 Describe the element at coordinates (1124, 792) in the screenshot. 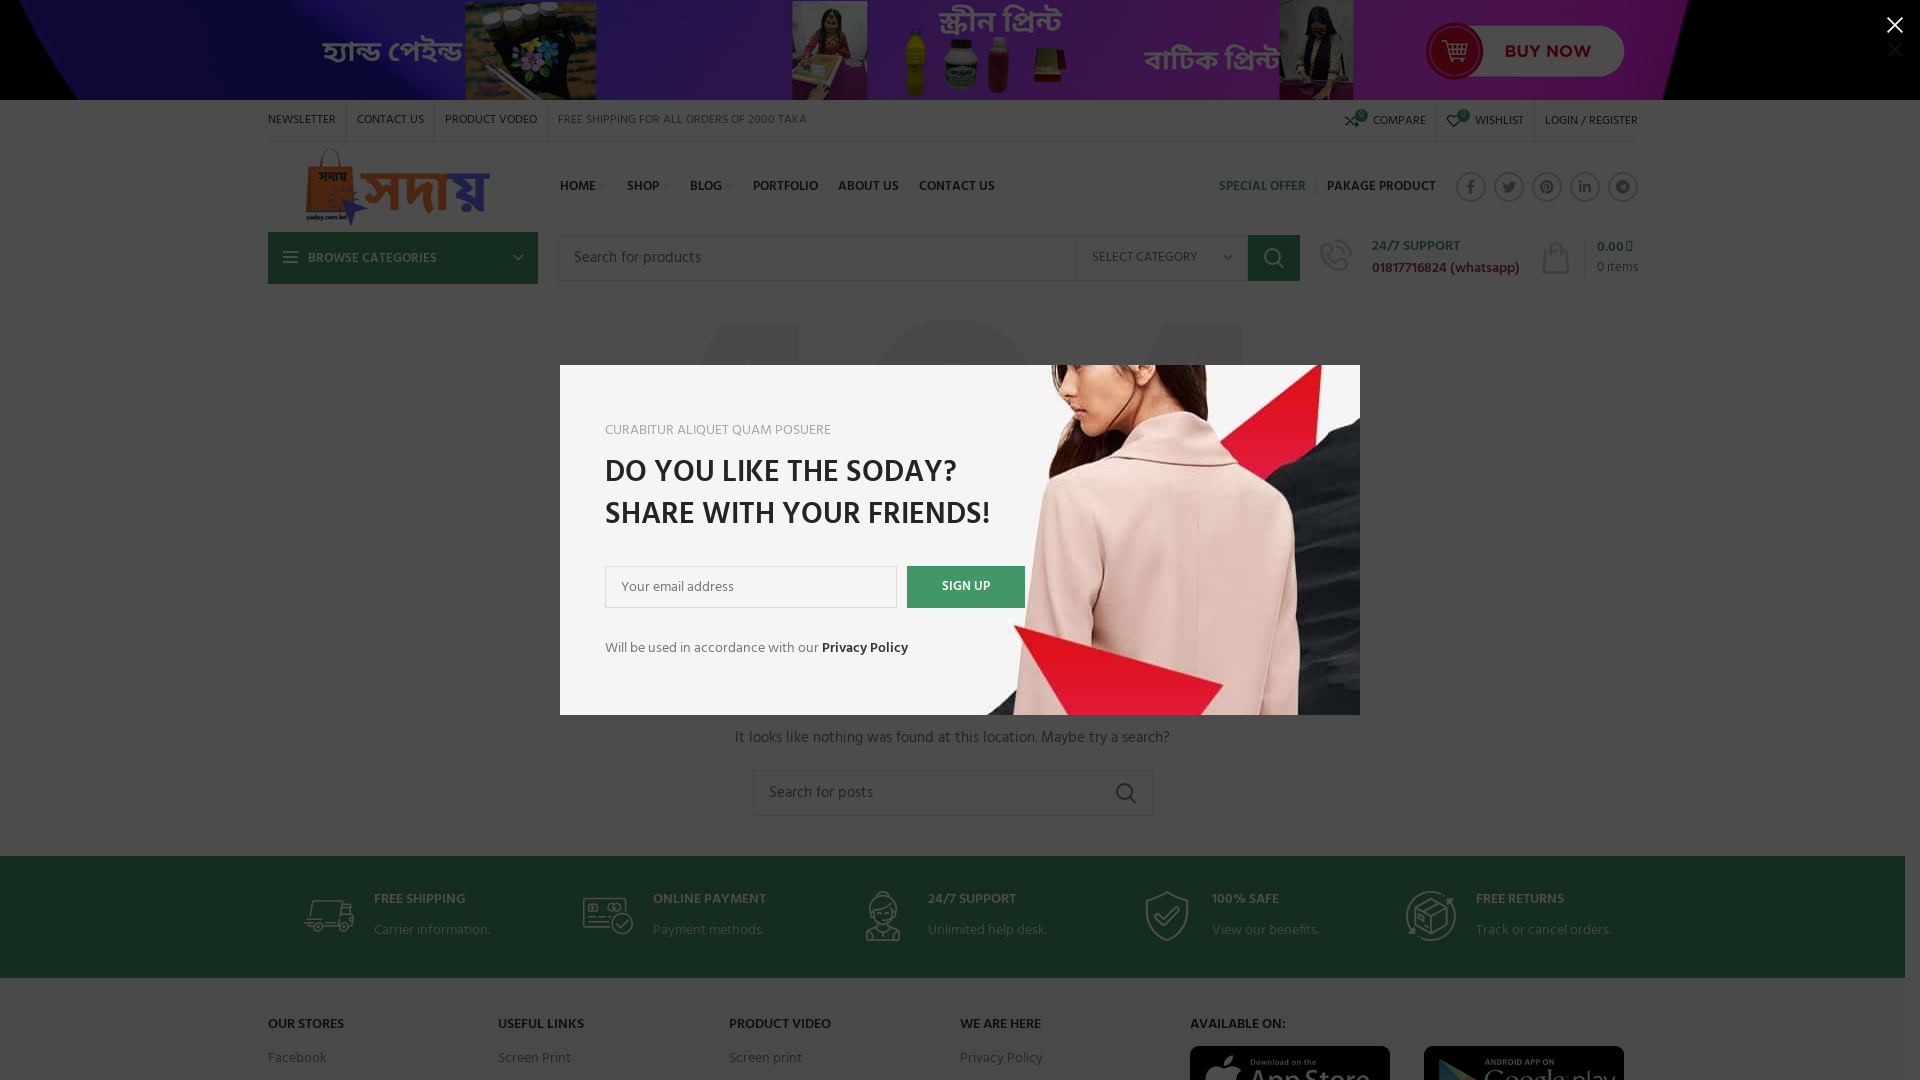

I see `'SEARCH'` at that location.